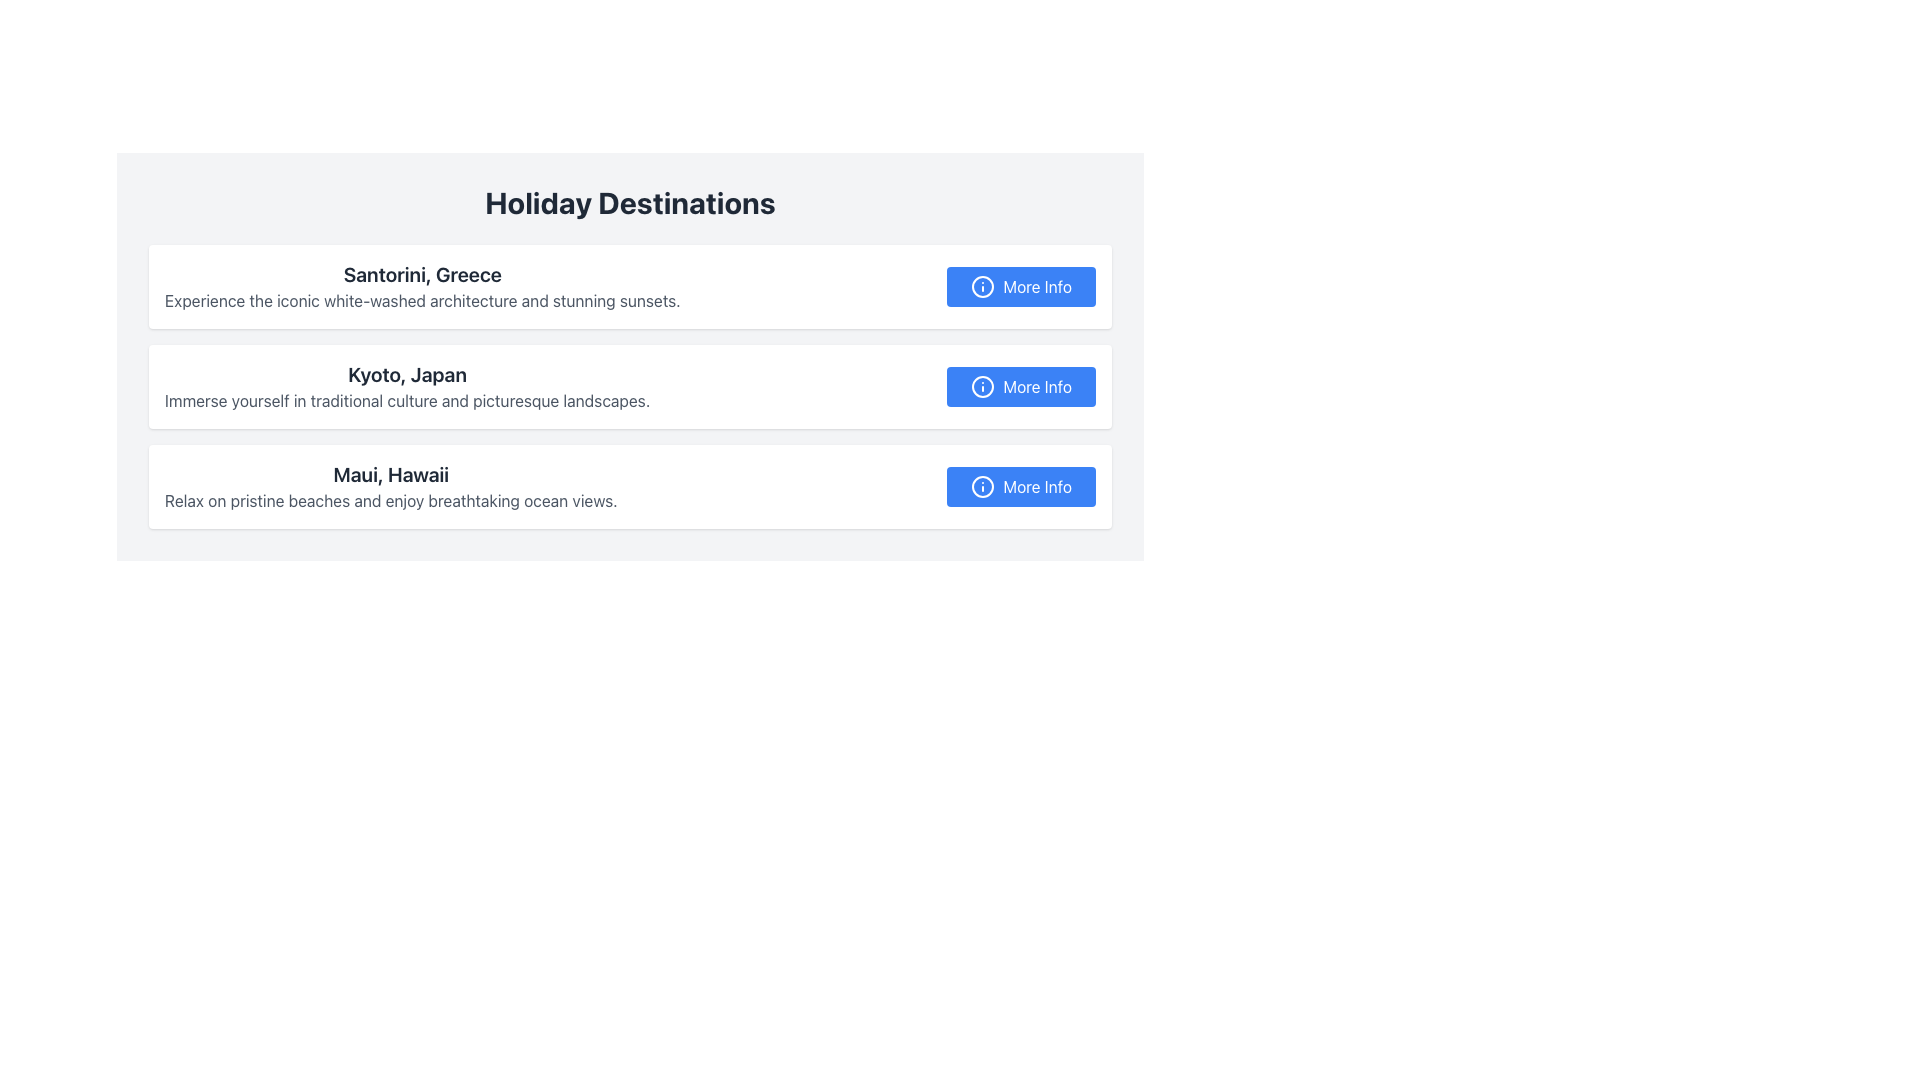 This screenshot has width=1920, height=1080. I want to click on the informational text block displaying the holiday destination, positioned between 'Kyoto, Japan' and the 'More Info' button for Maui, so click(391, 486).